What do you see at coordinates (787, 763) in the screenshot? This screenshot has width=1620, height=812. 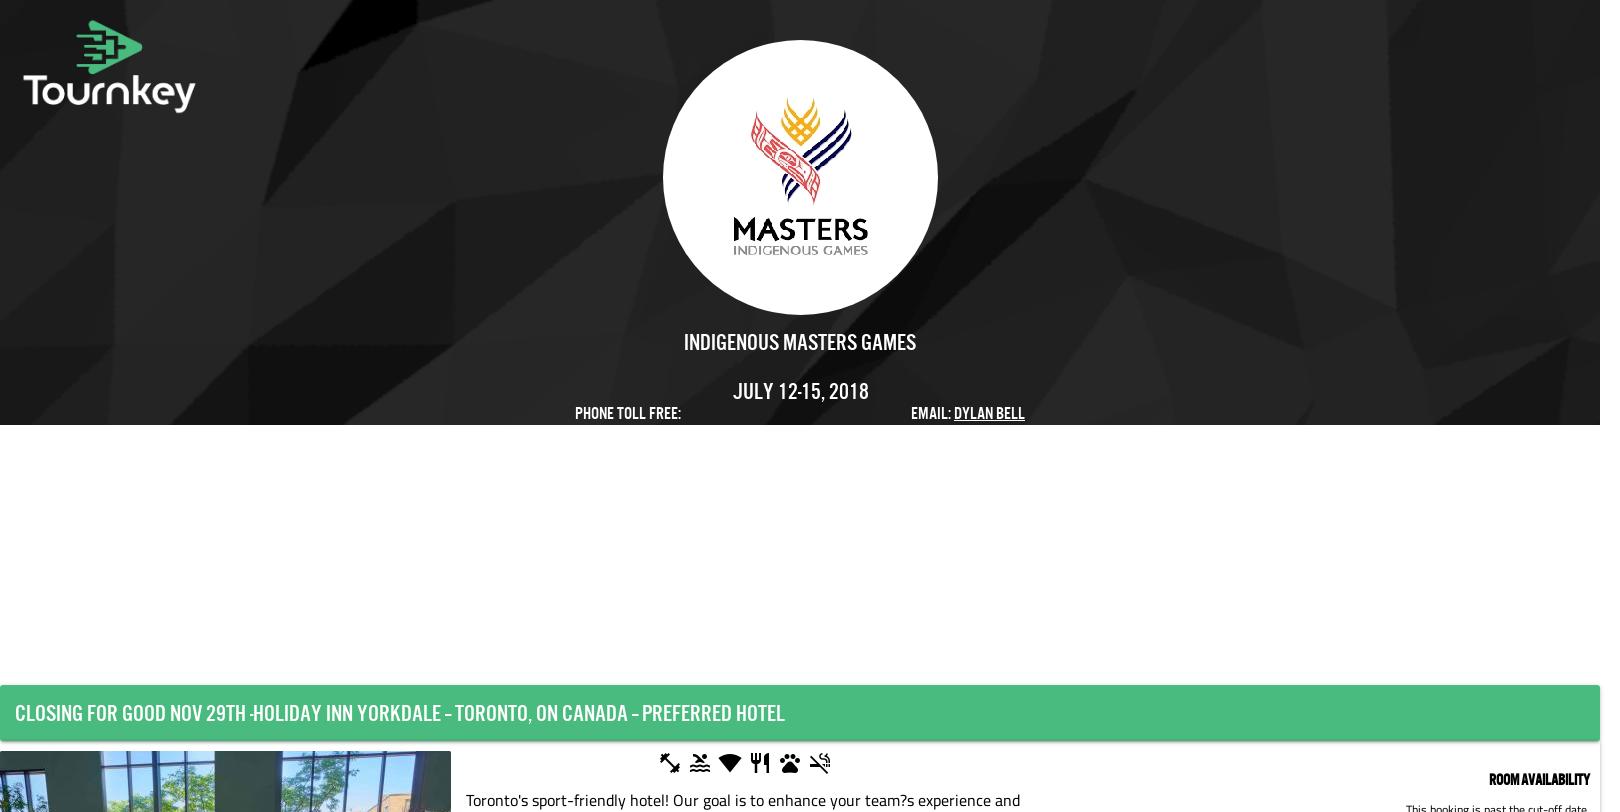 I see `'pets'` at bounding box center [787, 763].